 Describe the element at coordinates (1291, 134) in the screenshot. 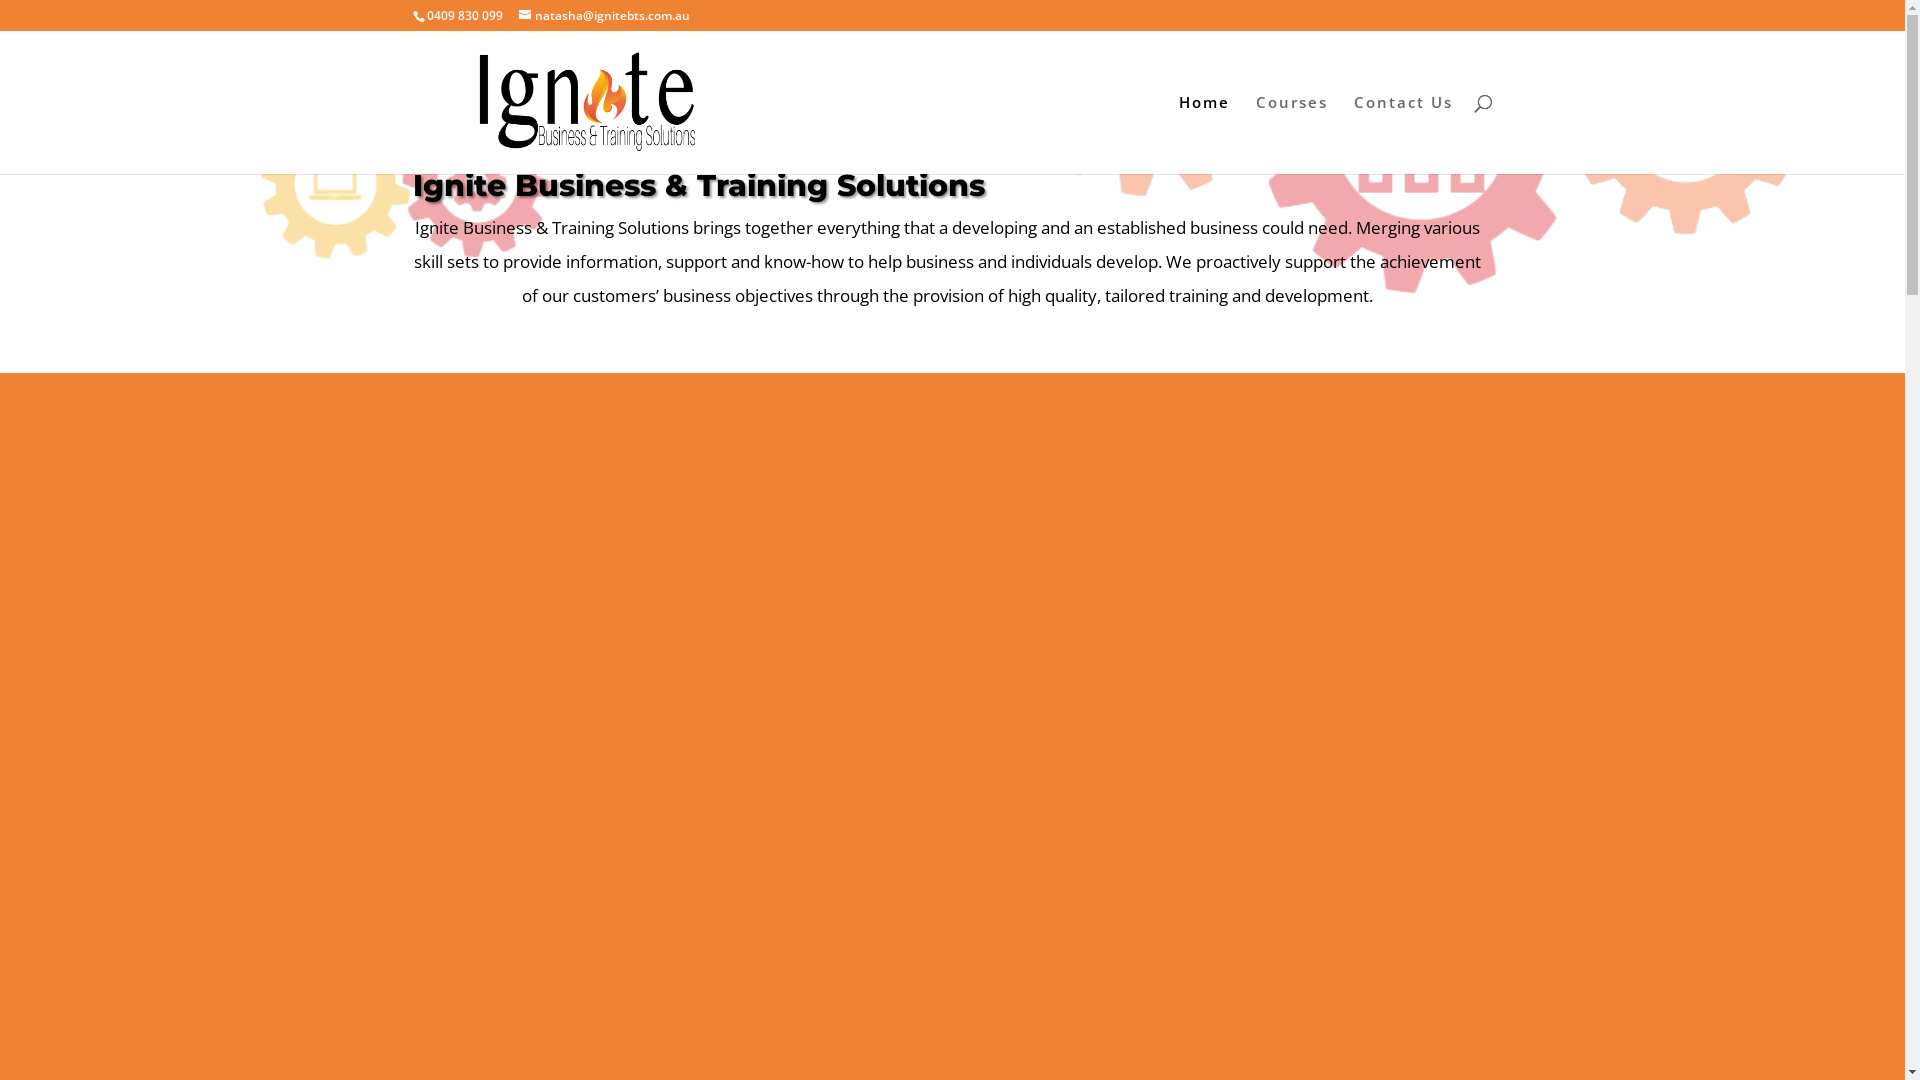

I see `'Courses'` at that location.